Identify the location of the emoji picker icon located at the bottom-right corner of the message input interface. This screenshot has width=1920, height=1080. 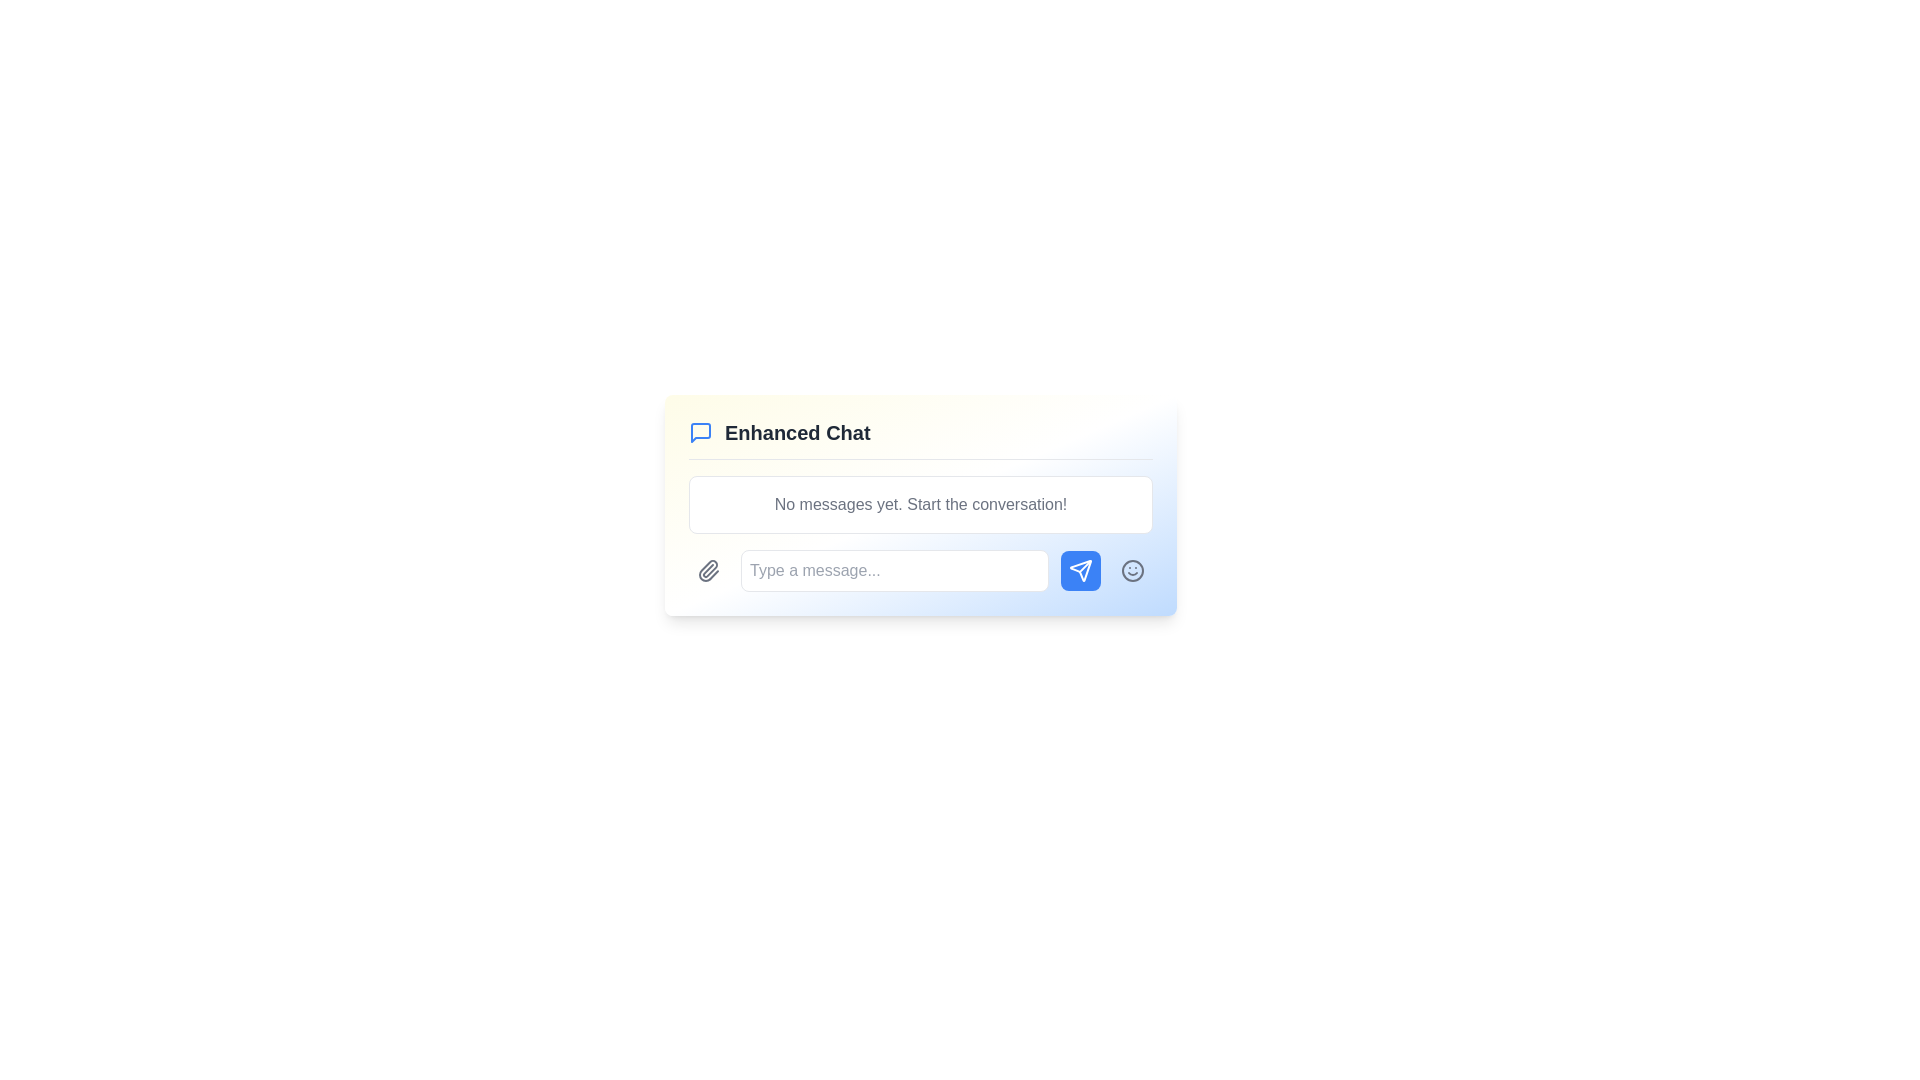
(1132, 570).